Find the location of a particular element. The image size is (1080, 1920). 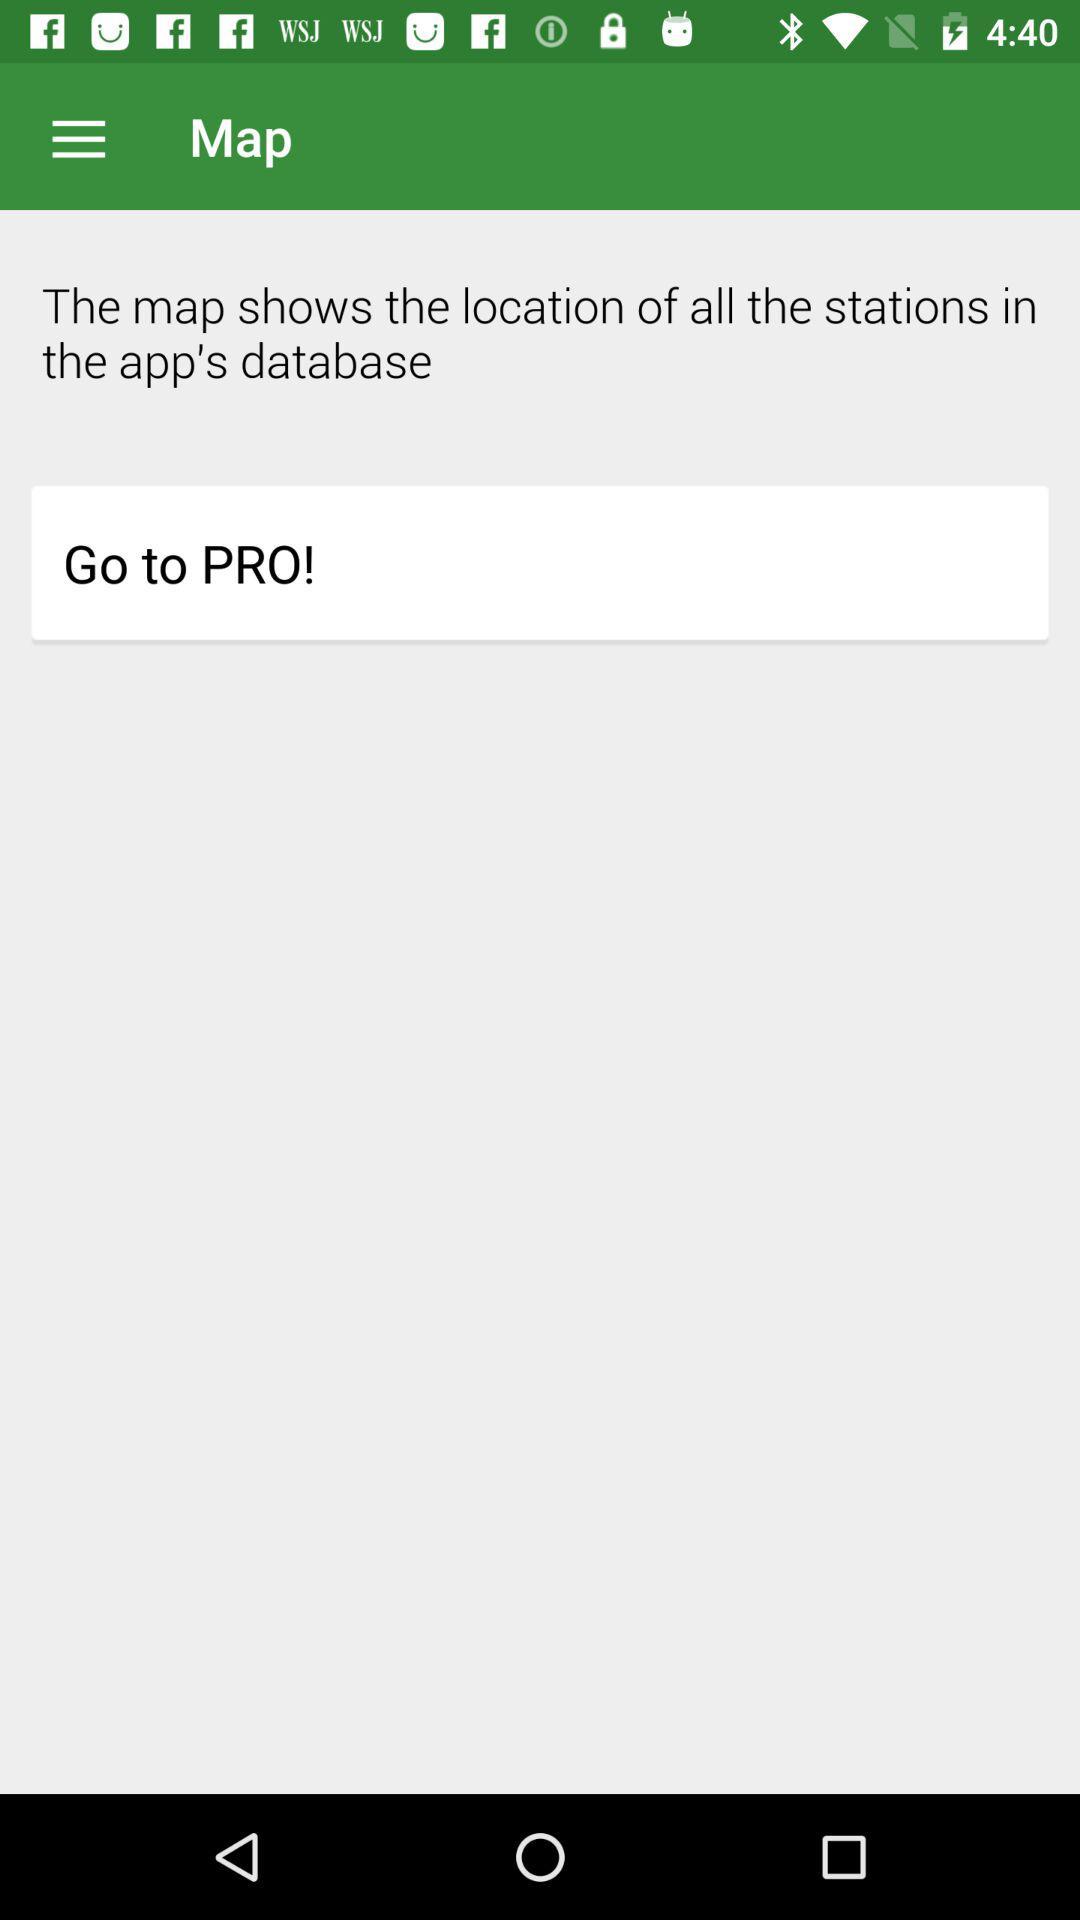

the item next to map item is located at coordinates (88, 135).